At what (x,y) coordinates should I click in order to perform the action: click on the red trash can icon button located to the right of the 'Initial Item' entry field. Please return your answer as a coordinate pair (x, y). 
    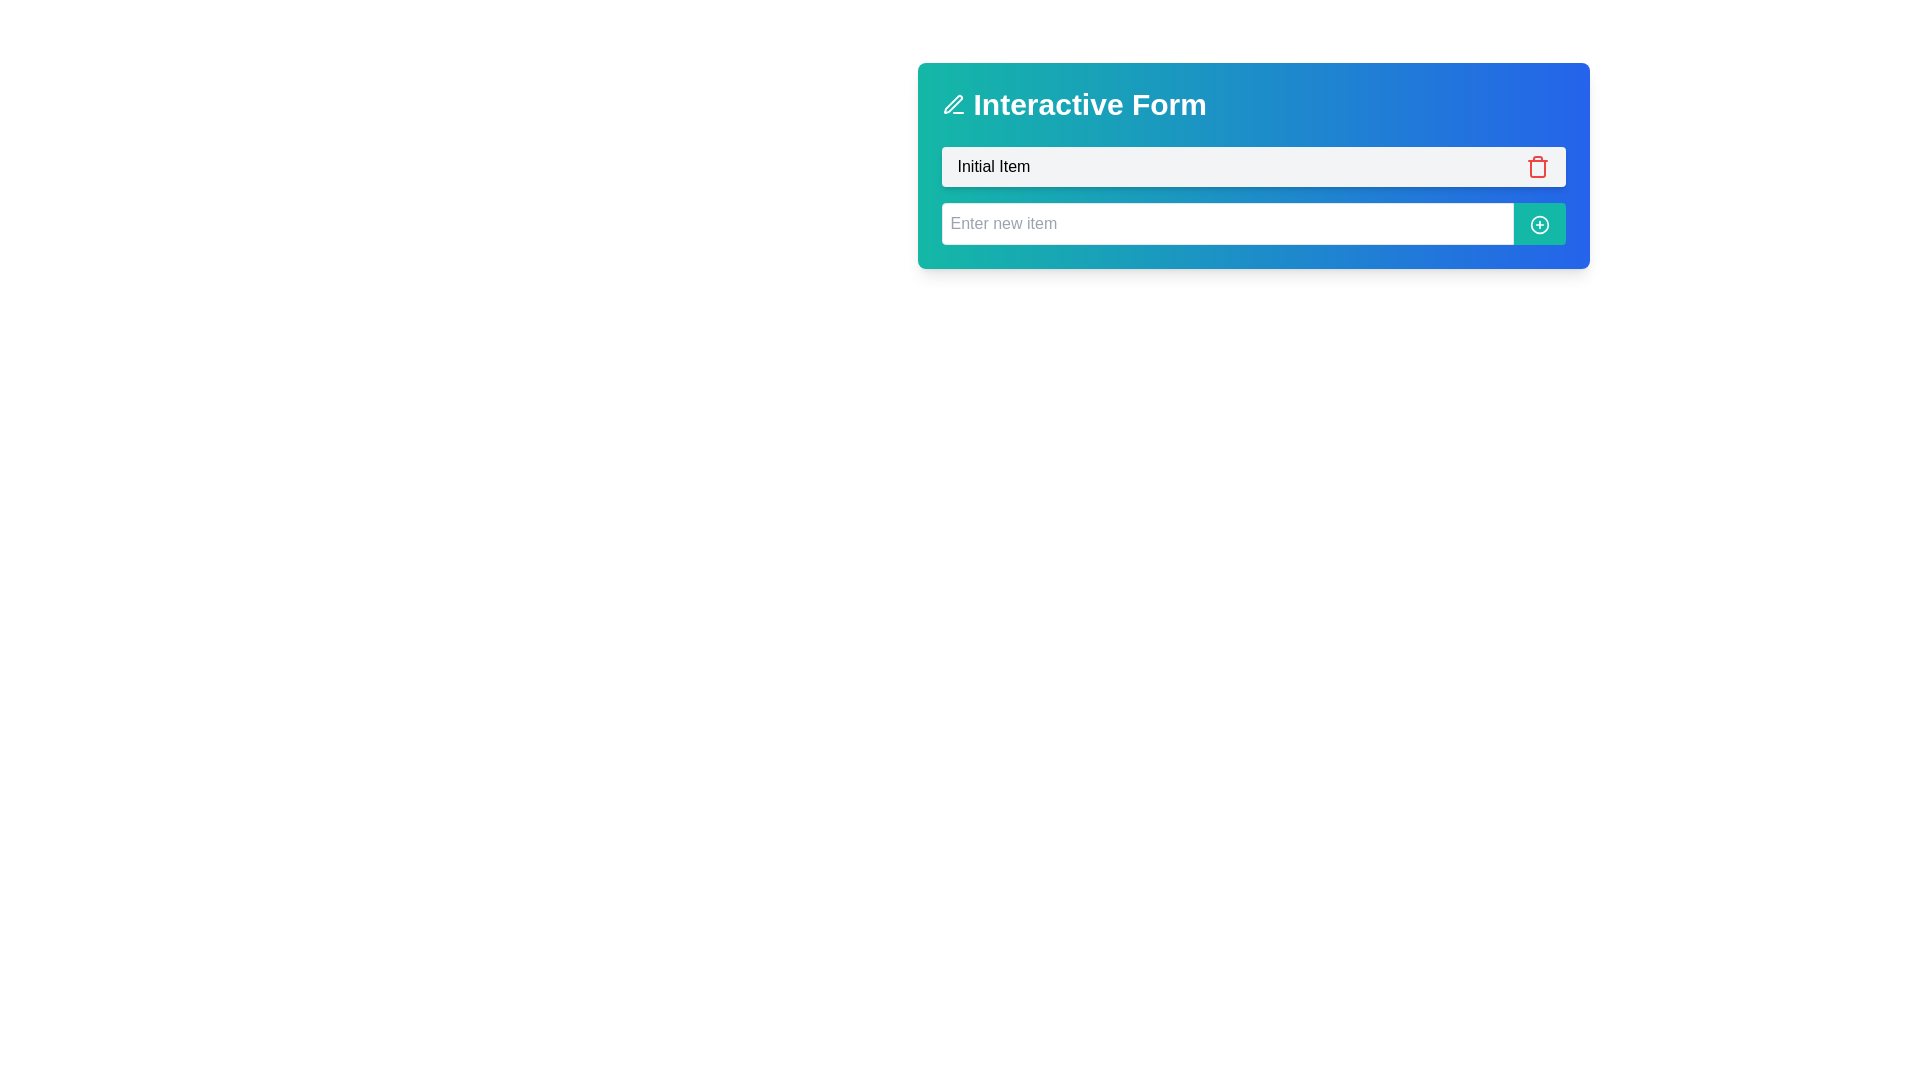
    Looking at the image, I should click on (1536, 165).